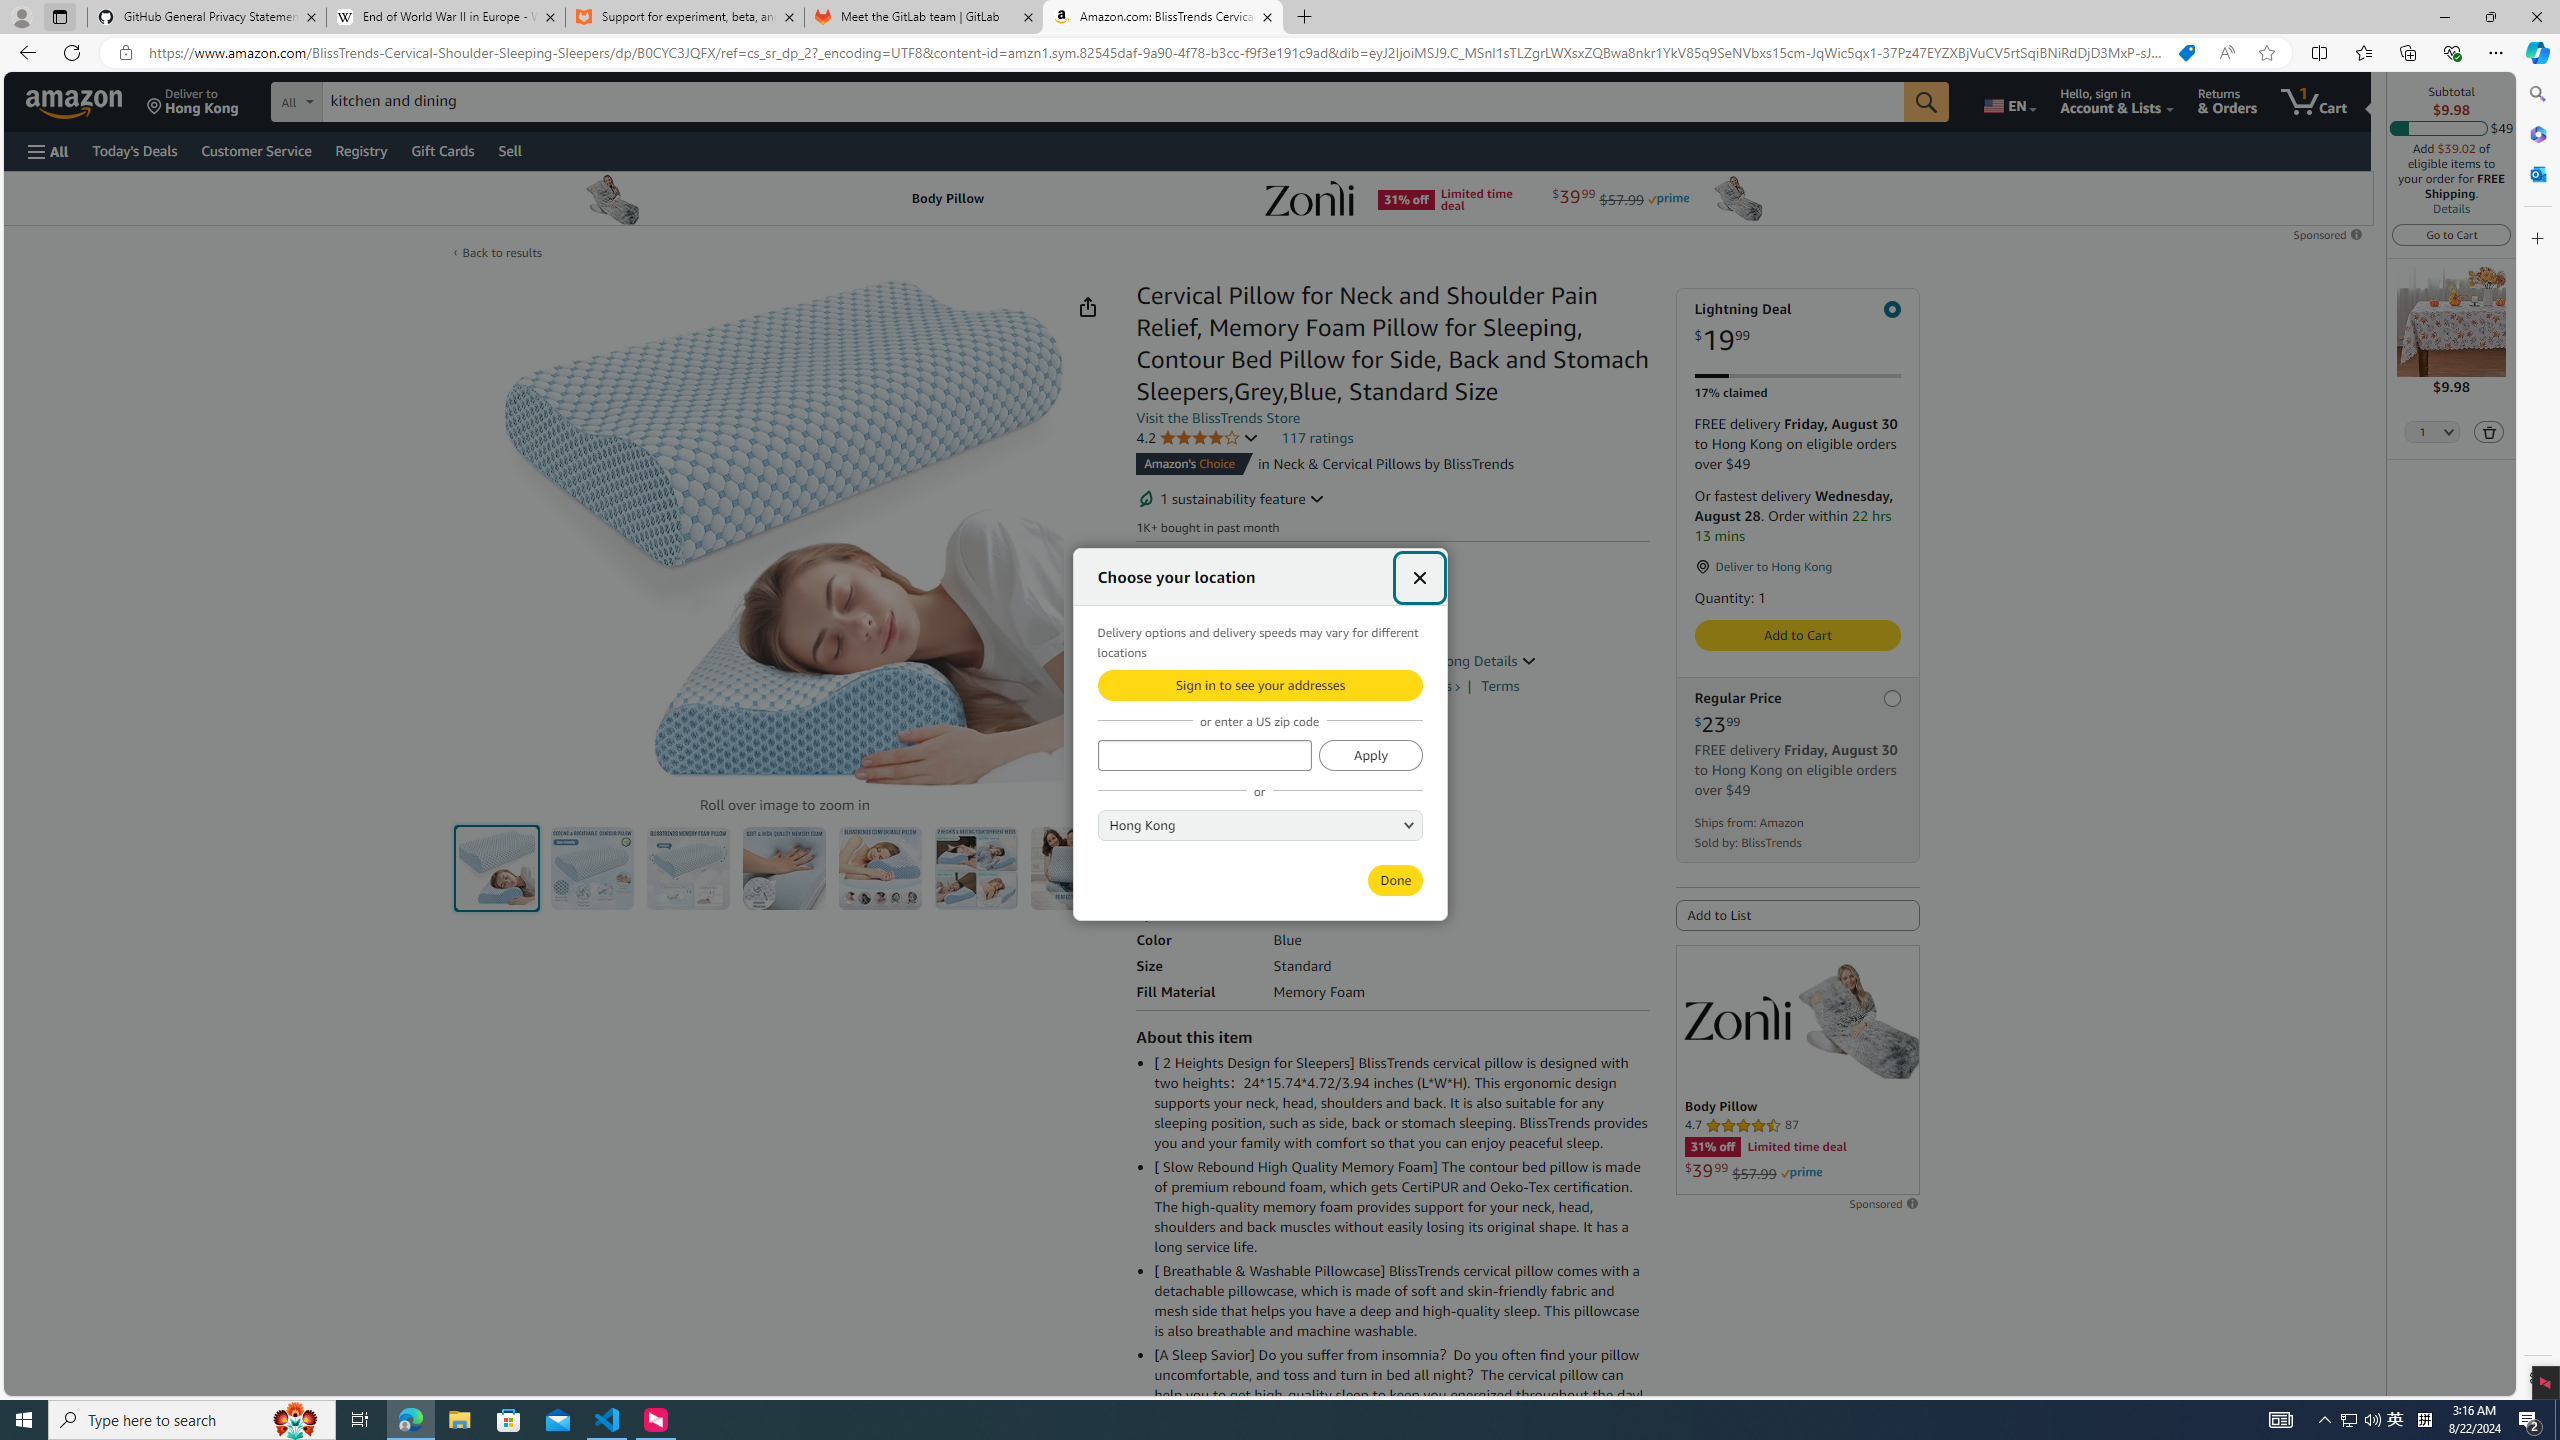  Describe the element at coordinates (46, 150) in the screenshot. I see `'Open Menu'` at that location.